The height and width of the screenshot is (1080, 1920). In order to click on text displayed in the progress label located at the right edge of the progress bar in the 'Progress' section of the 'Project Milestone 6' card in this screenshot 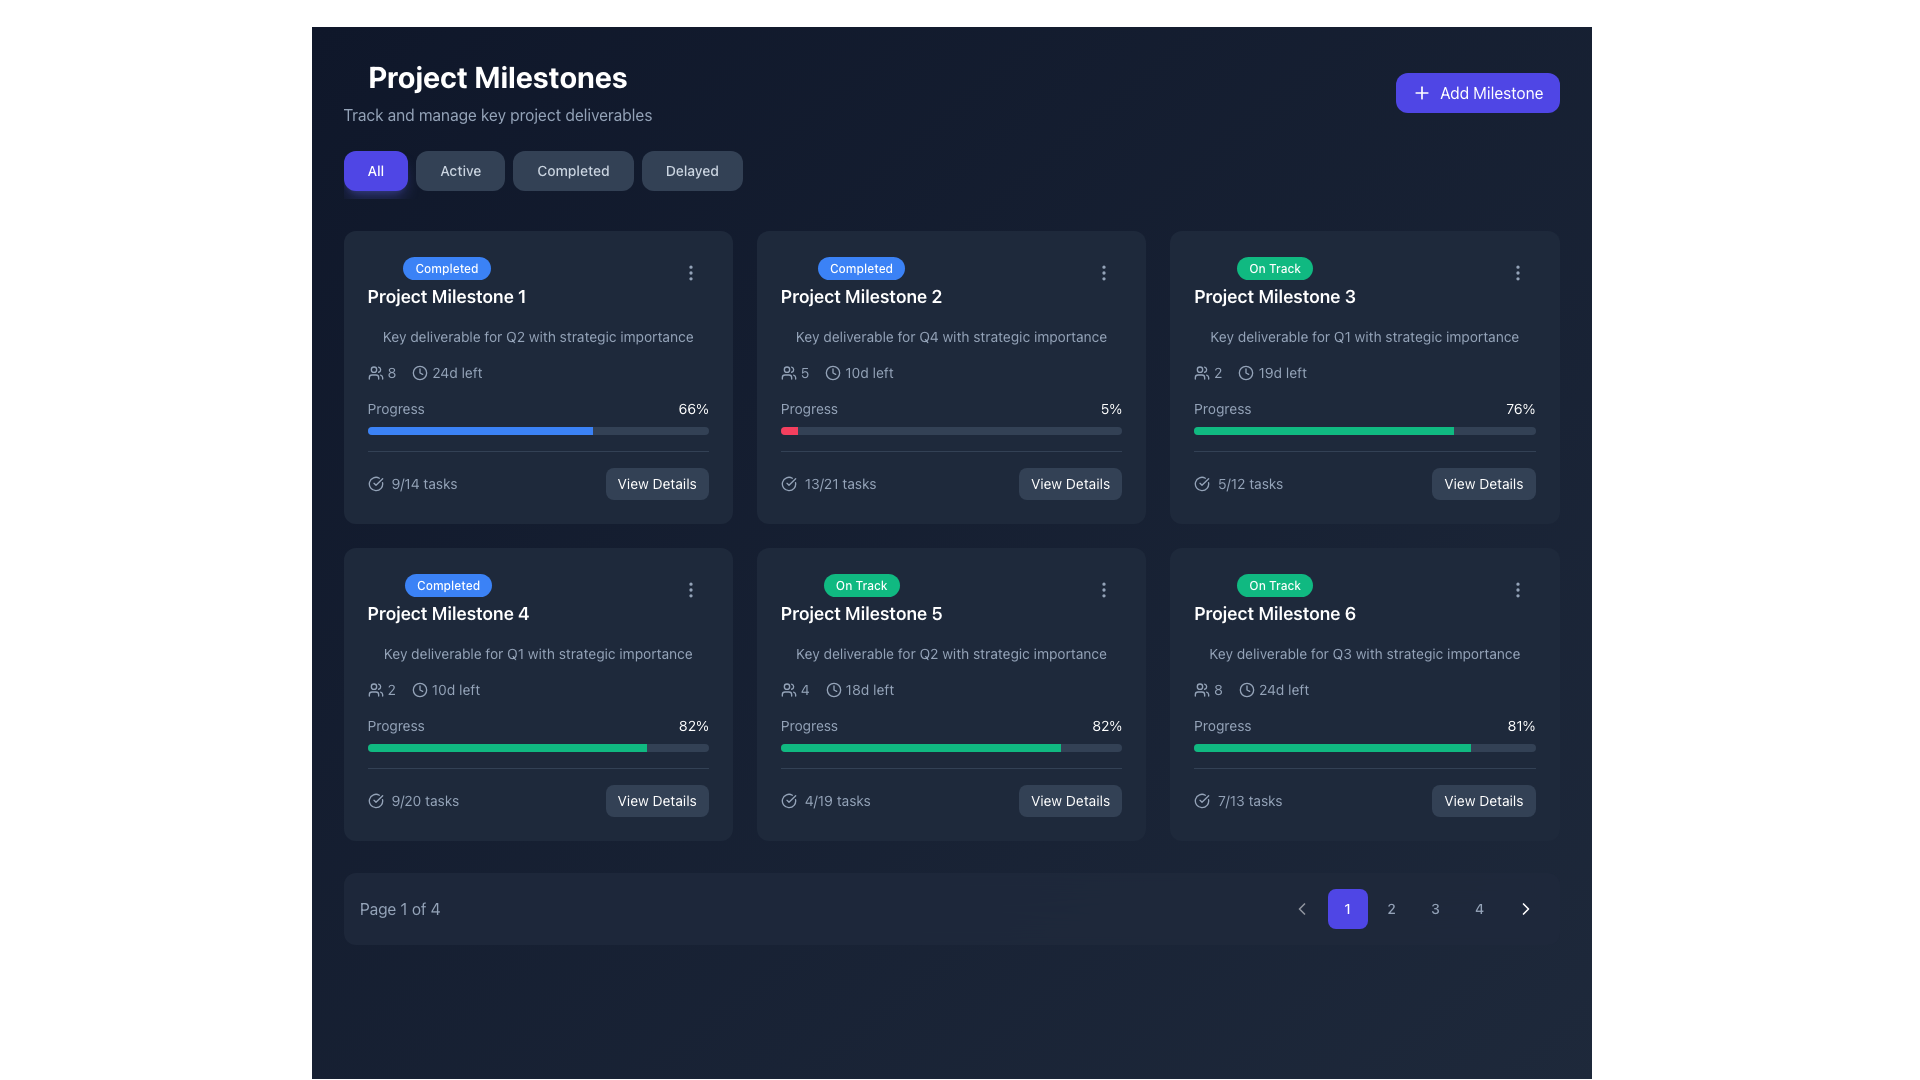, I will do `click(1520, 725)`.